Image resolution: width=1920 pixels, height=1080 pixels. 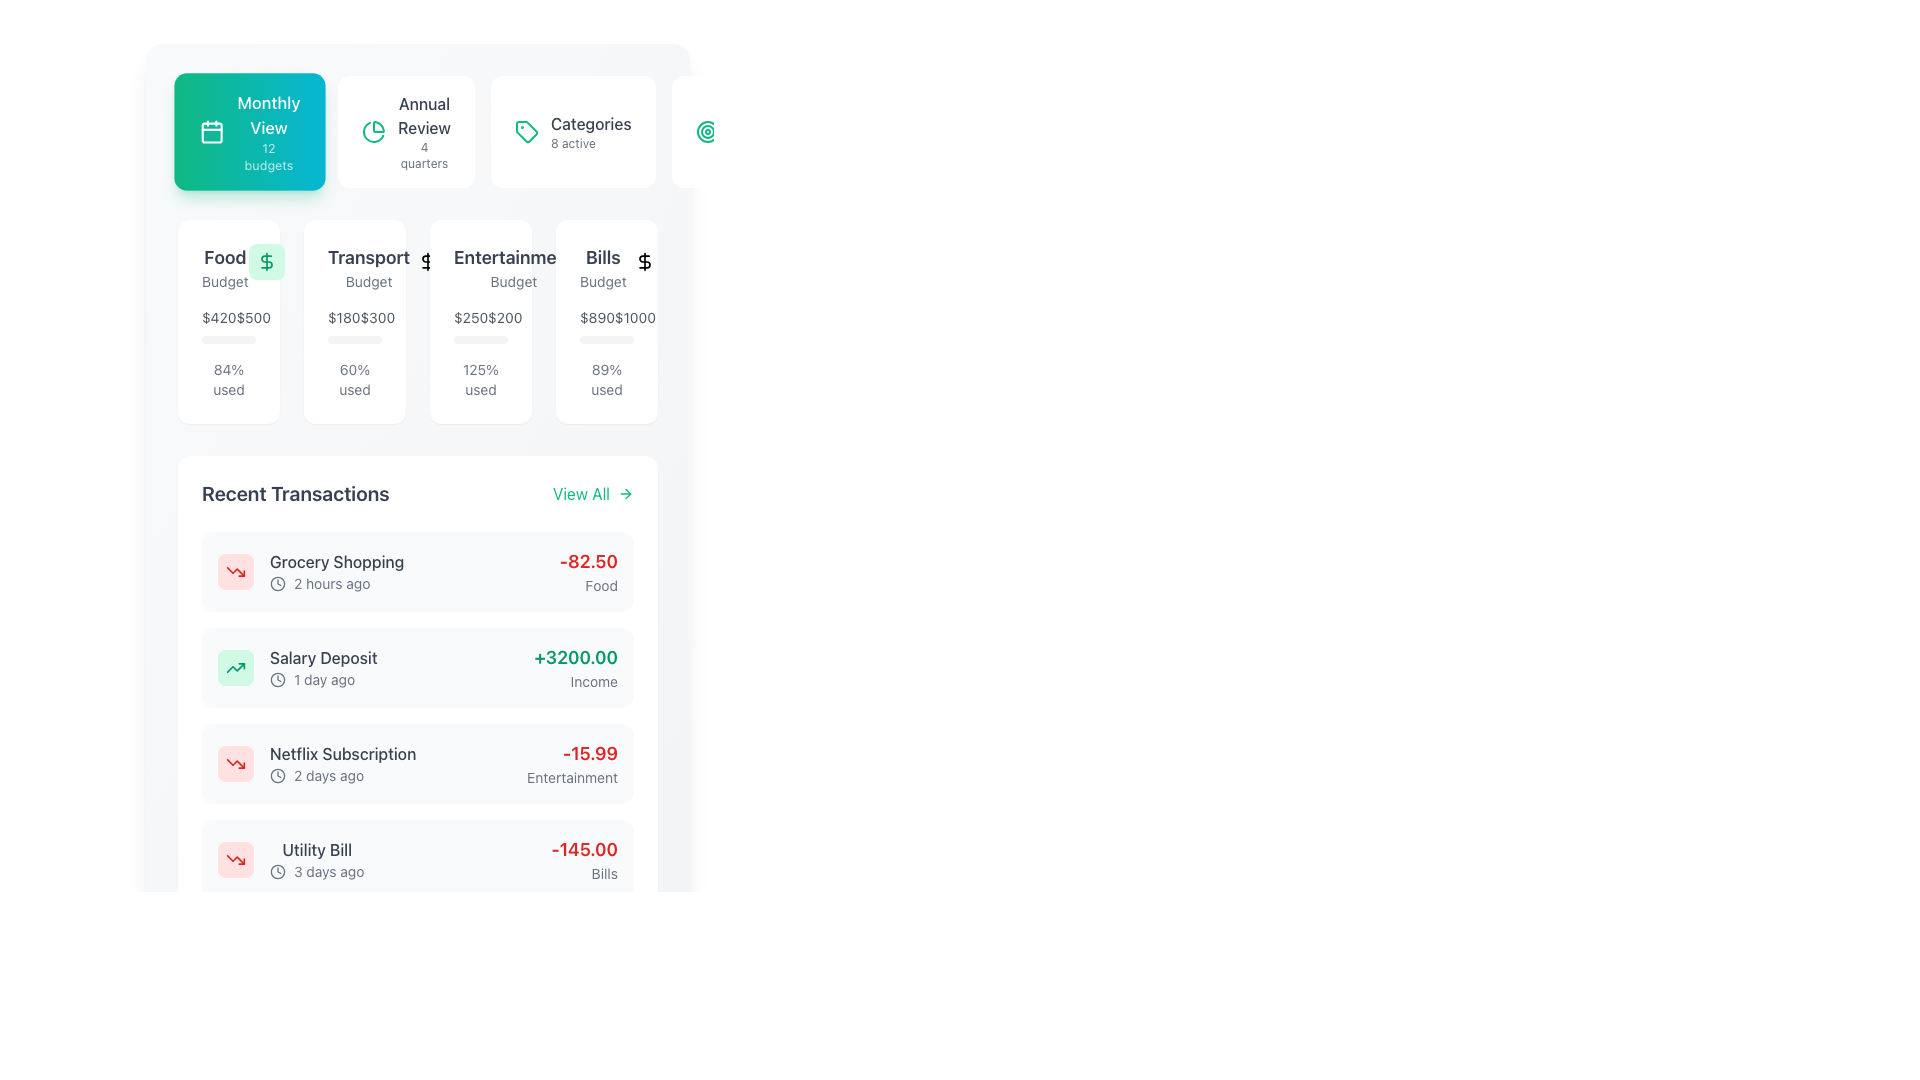 What do you see at coordinates (212, 133) in the screenshot?
I see `the graphic element that visually represents part of the calendar icon, located within the highlighted green tile labeled 'Monthly View'` at bounding box center [212, 133].